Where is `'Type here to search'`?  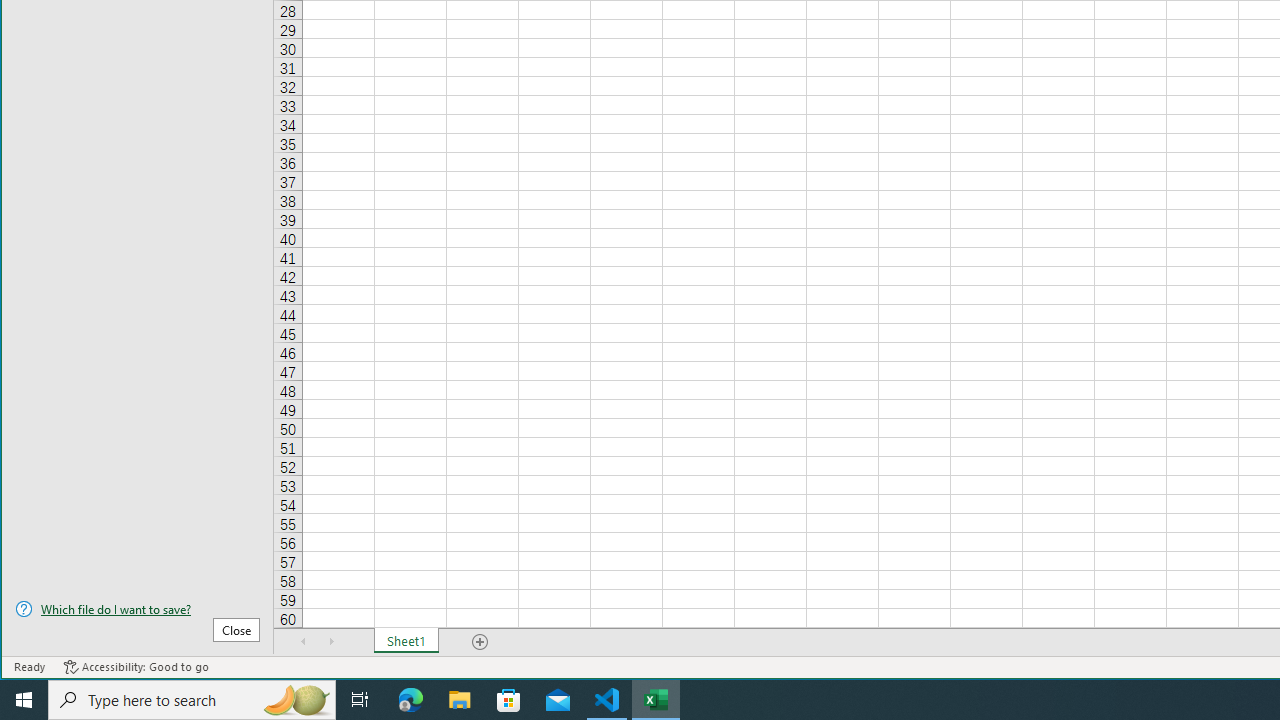
'Type here to search' is located at coordinates (192, 698).